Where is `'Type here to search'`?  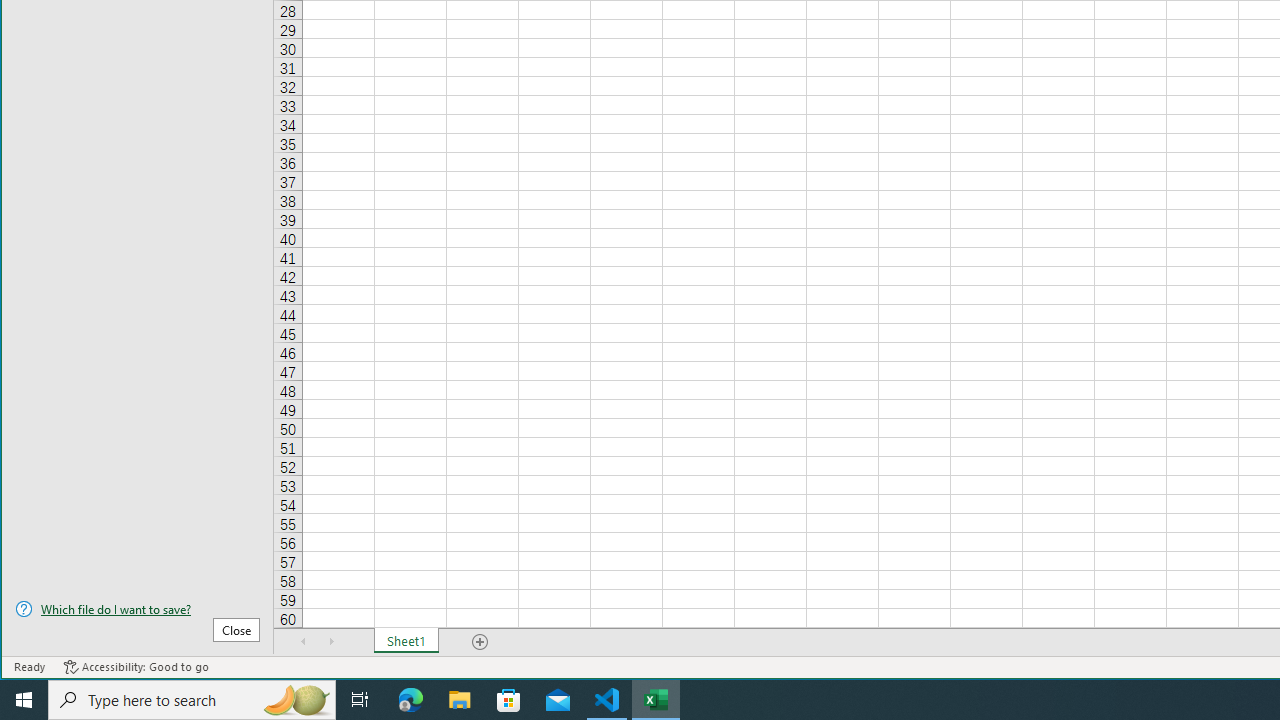
'Type here to search' is located at coordinates (192, 698).